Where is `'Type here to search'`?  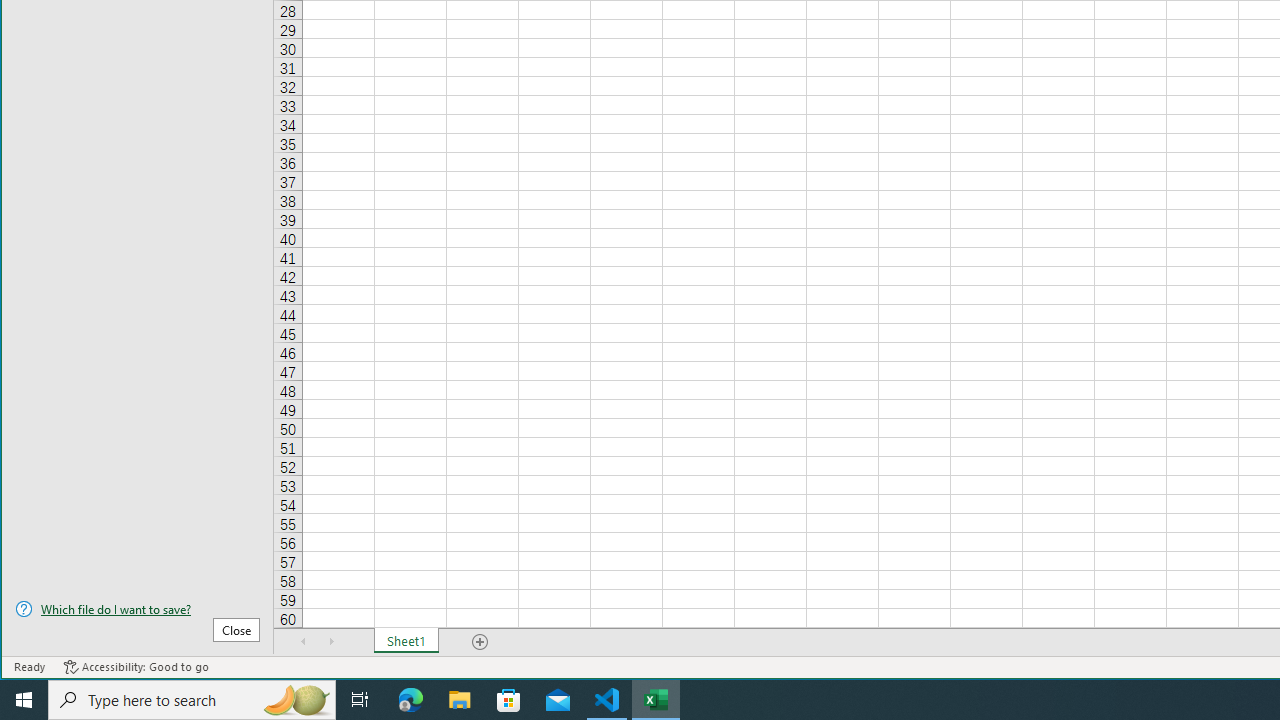
'Type here to search' is located at coordinates (192, 698).